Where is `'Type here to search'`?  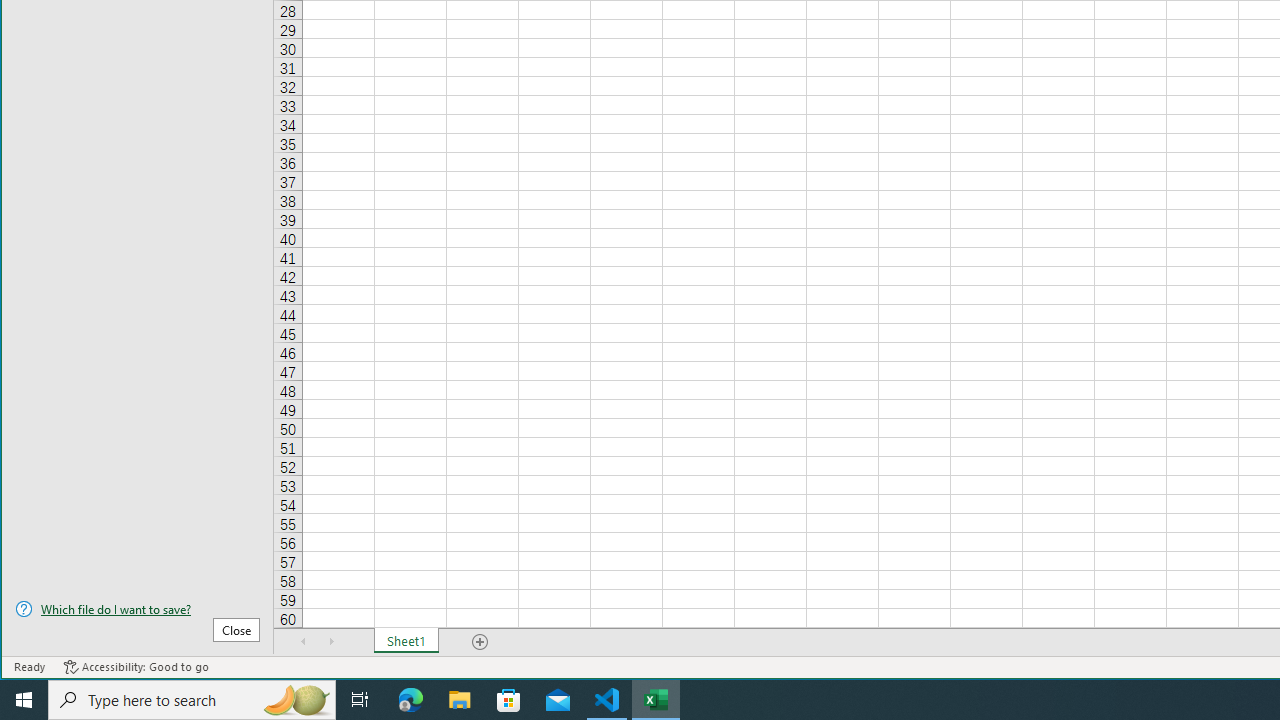
'Type here to search' is located at coordinates (192, 698).